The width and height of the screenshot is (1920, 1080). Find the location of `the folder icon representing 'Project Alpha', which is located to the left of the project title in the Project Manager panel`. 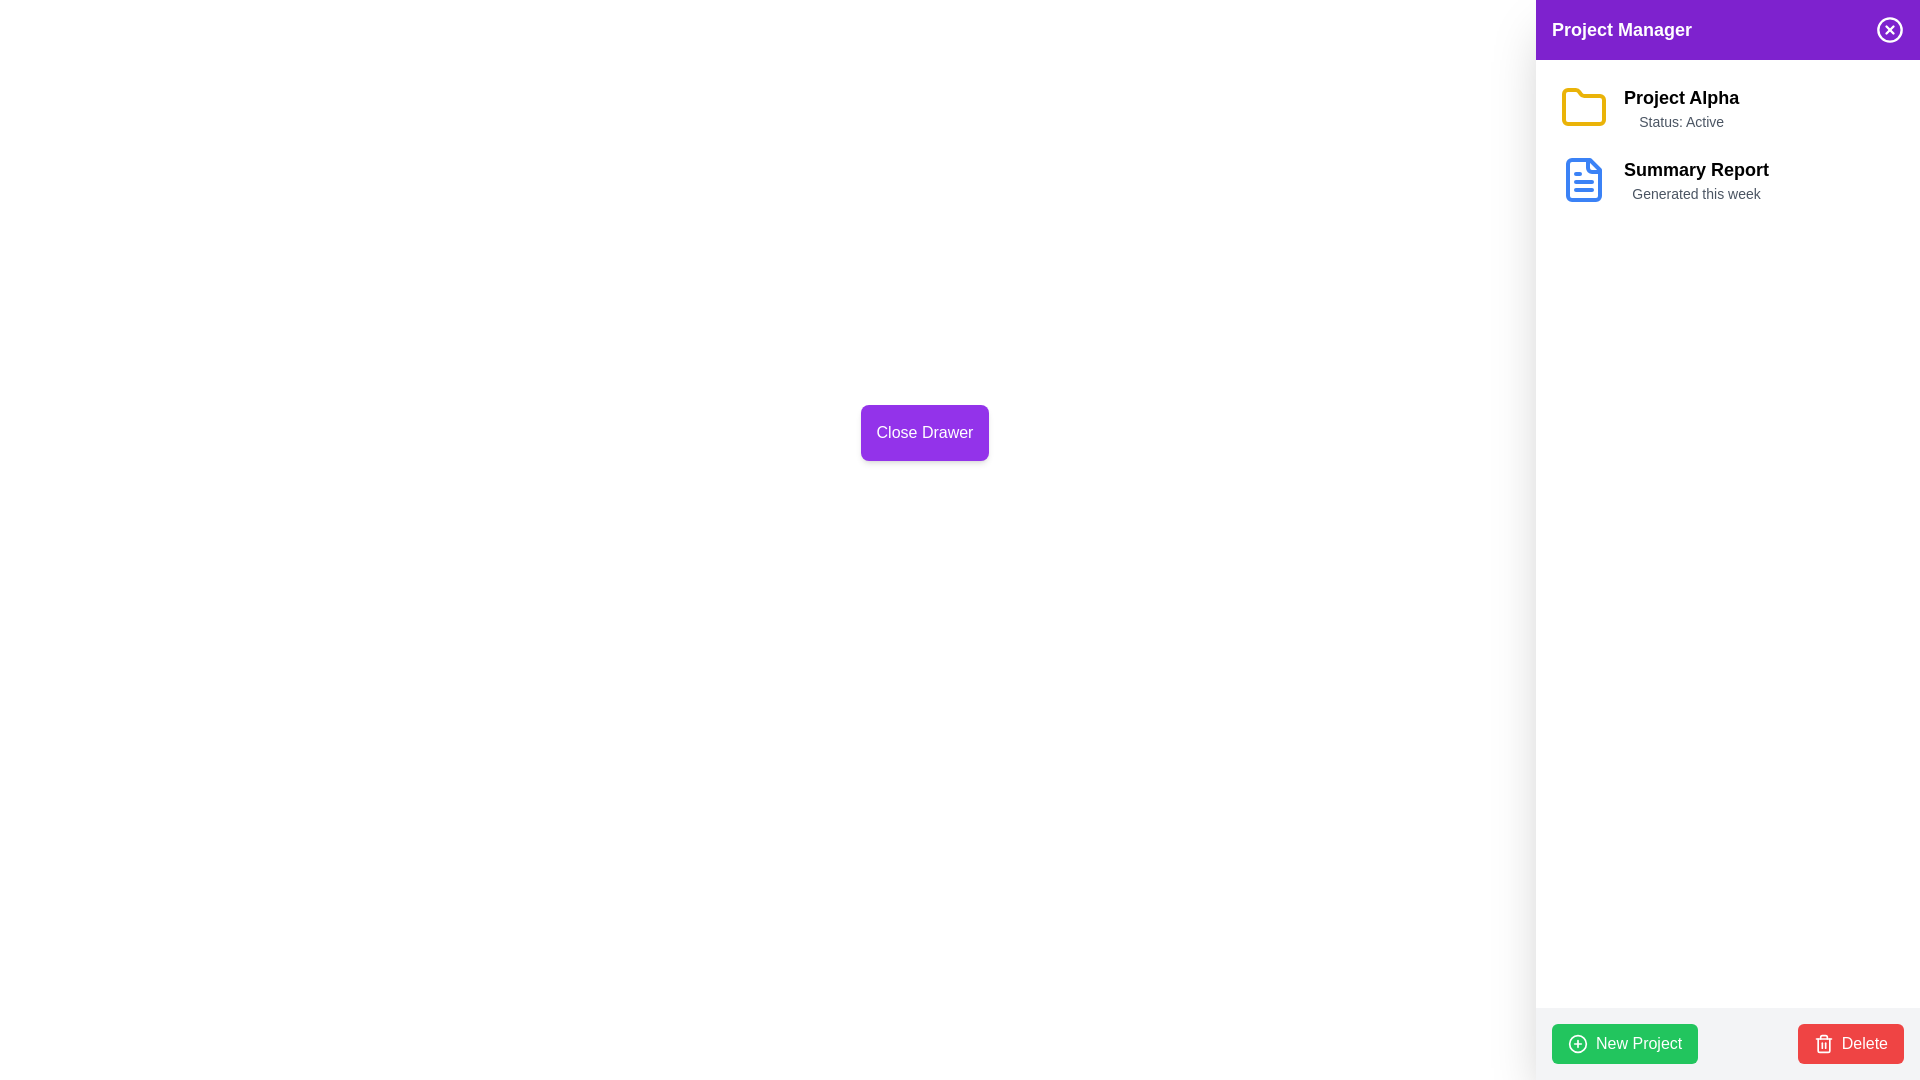

the folder icon representing 'Project Alpha', which is located to the left of the project title in the Project Manager panel is located at coordinates (1583, 107).